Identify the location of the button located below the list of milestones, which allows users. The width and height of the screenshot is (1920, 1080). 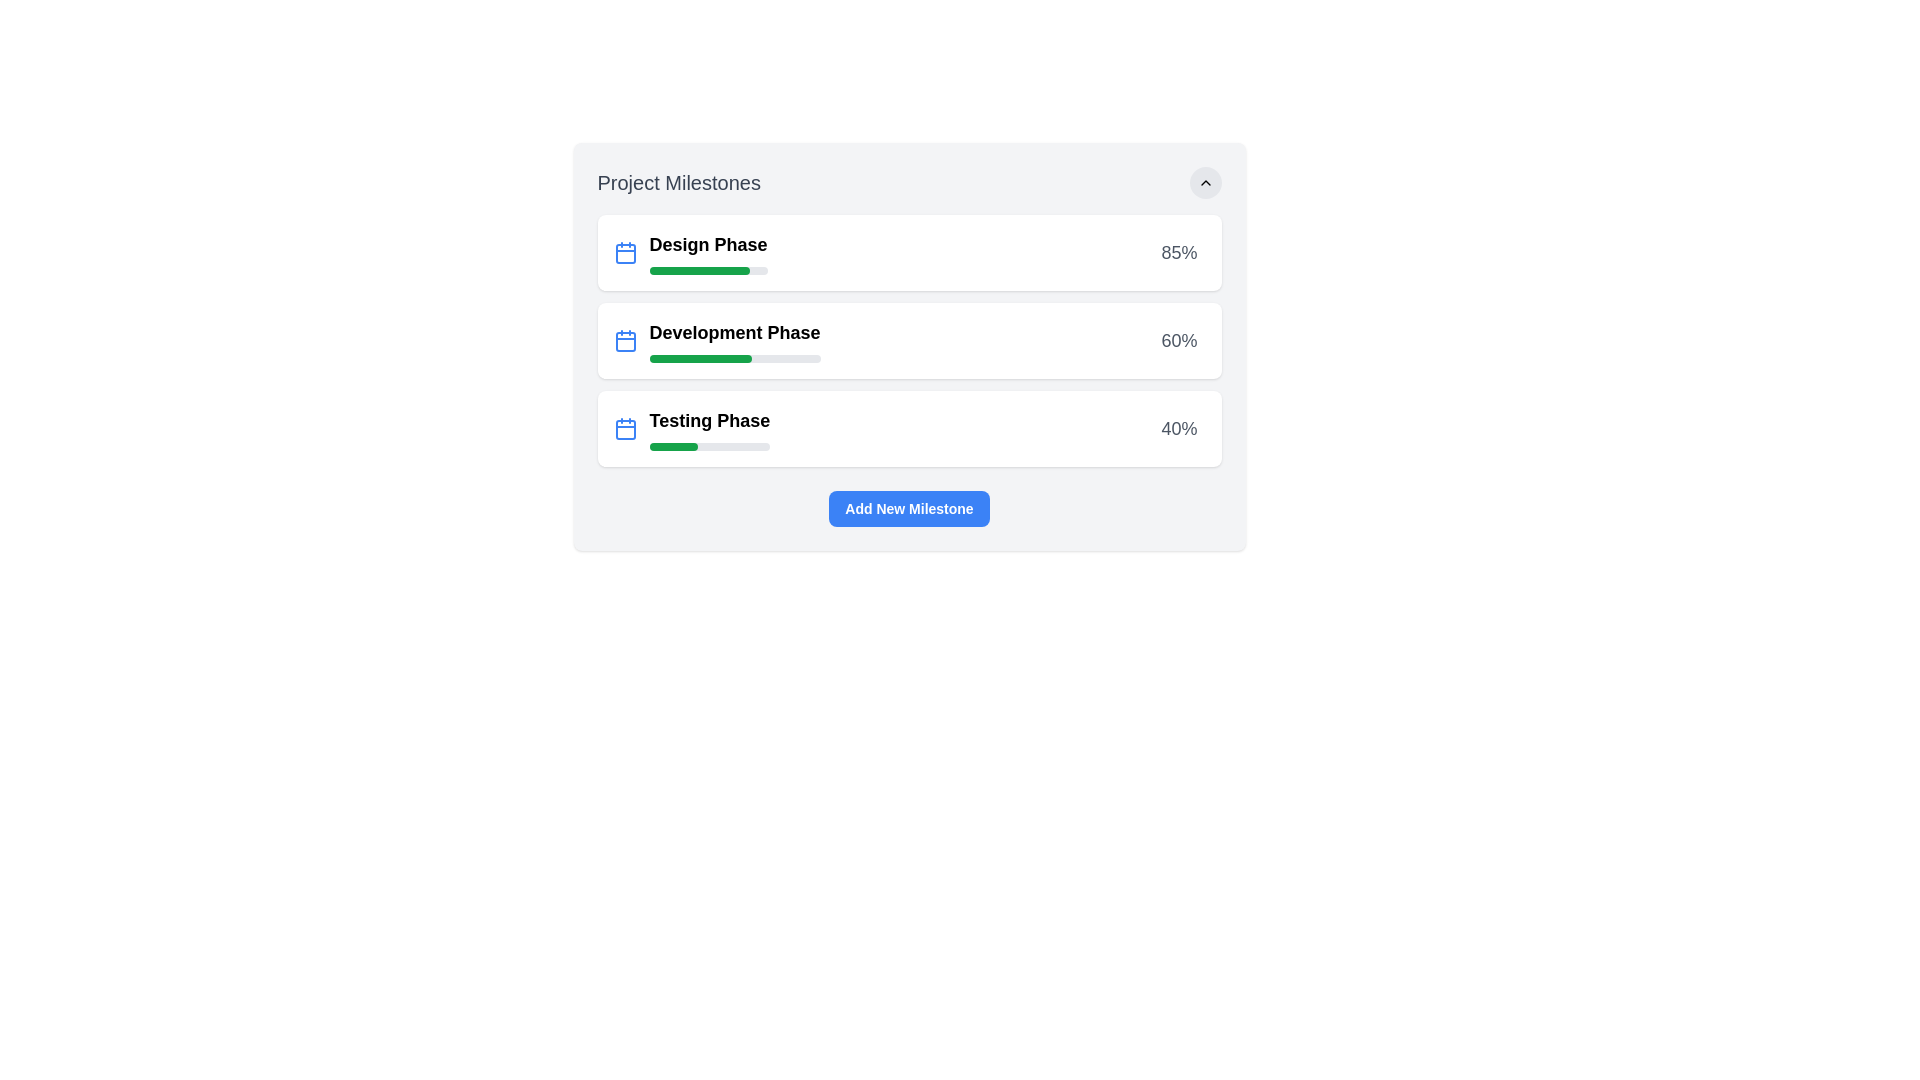
(908, 508).